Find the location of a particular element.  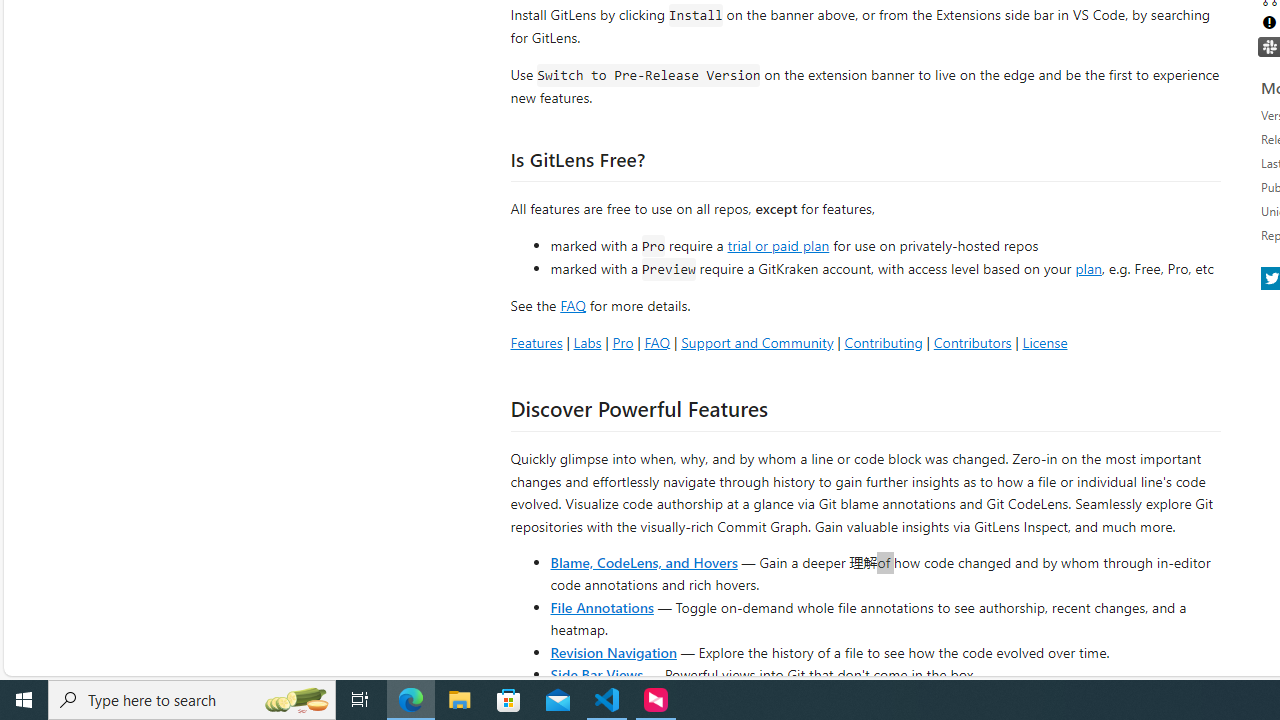

'File Annotations' is located at coordinates (601, 605).